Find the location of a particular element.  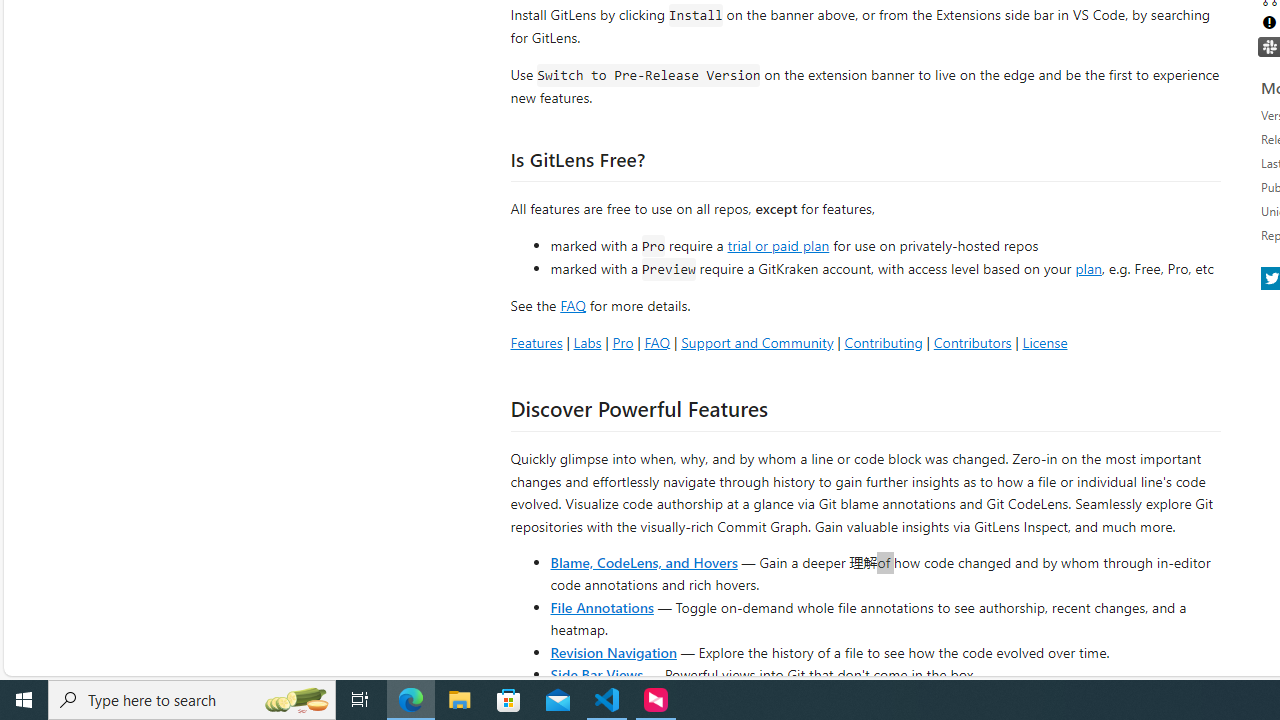

'File Annotations' is located at coordinates (601, 605).